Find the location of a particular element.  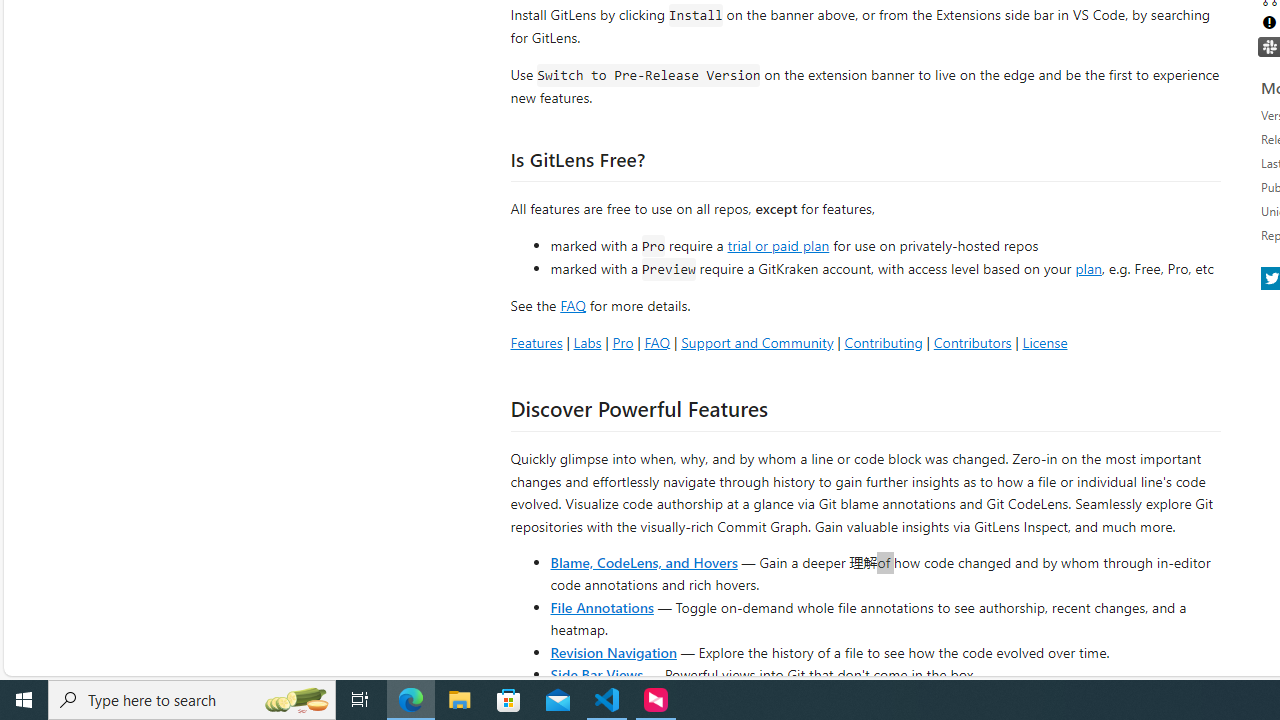

'File Annotations' is located at coordinates (601, 605).